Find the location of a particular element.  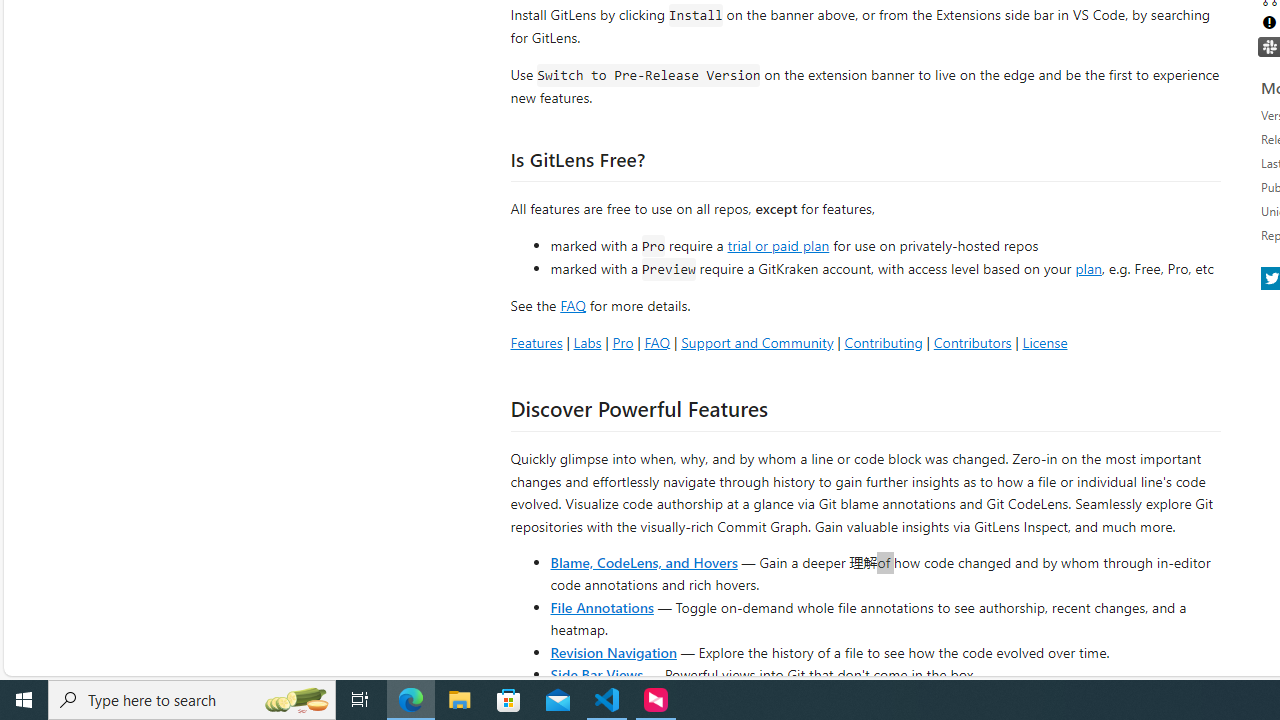

'File Annotations' is located at coordinates (601, 605).